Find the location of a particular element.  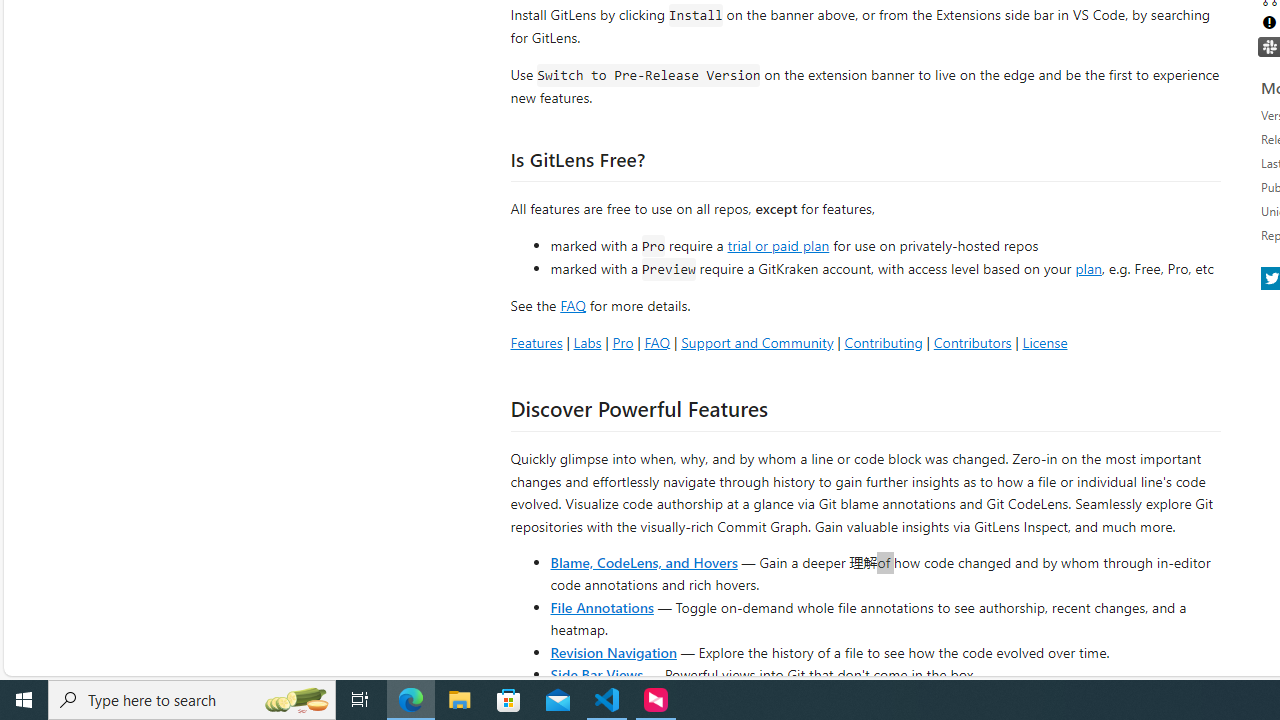

'File Annotations' is located at coordinates (601, 605).